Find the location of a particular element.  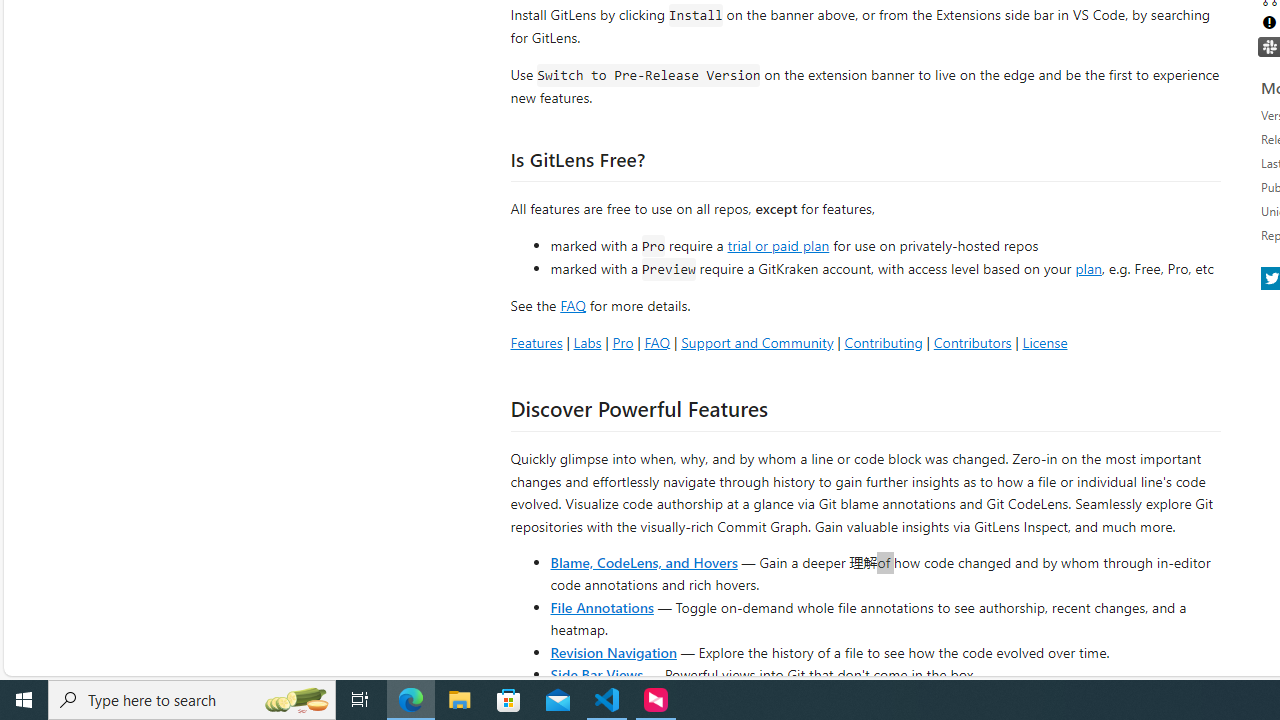

'File Annotations' is located at coordinates (601, 605).